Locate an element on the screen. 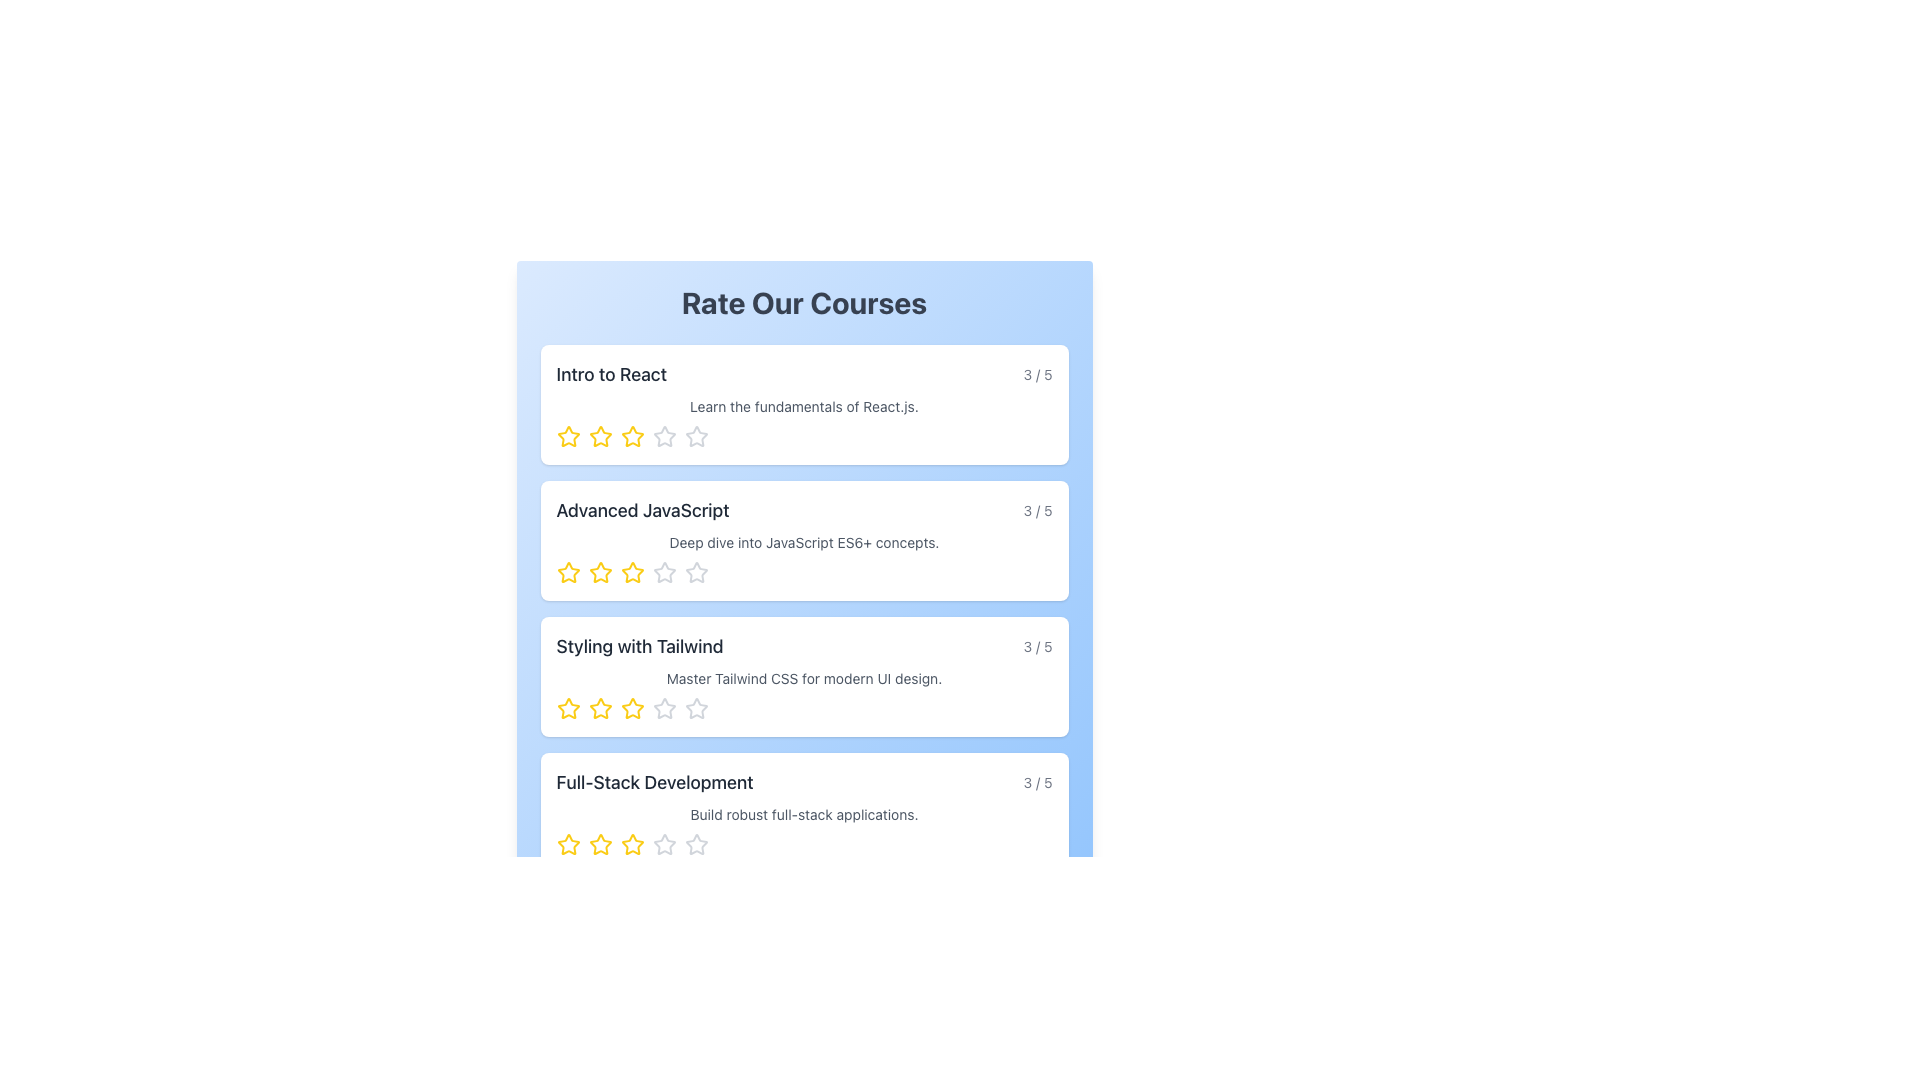  the first star-shaped rating icon for the 'Intro to React' course is located at coordinates (599, 435).